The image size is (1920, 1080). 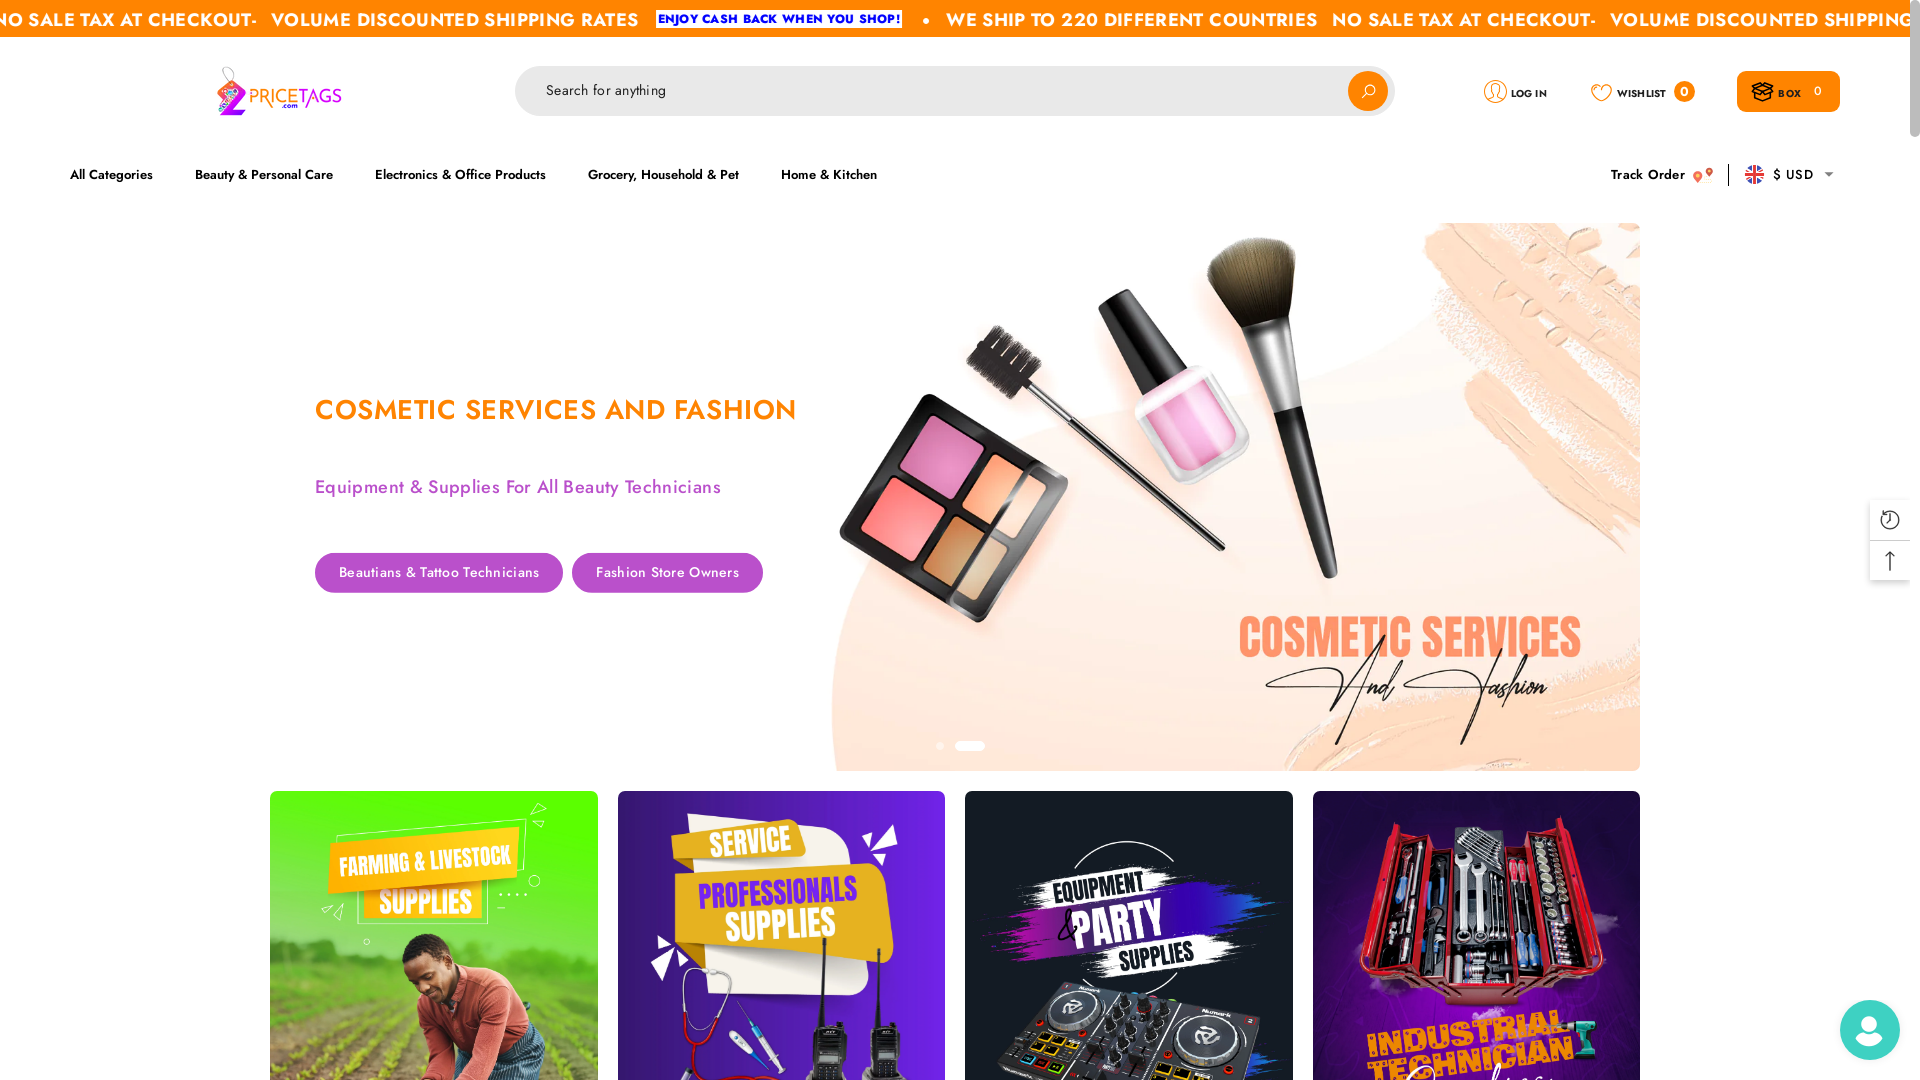 I want to click on 'Grocery, Household & Pet', so click(x=663, y=173).